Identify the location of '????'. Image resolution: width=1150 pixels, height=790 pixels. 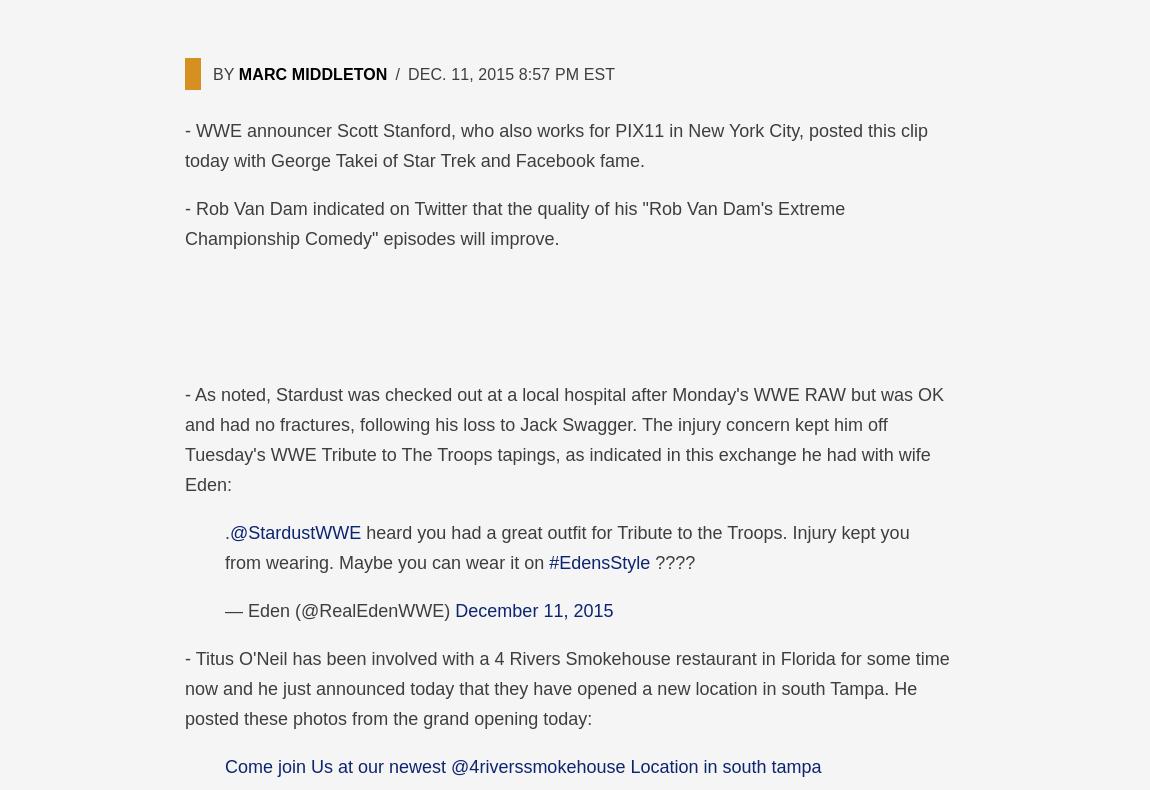
(671, 562).